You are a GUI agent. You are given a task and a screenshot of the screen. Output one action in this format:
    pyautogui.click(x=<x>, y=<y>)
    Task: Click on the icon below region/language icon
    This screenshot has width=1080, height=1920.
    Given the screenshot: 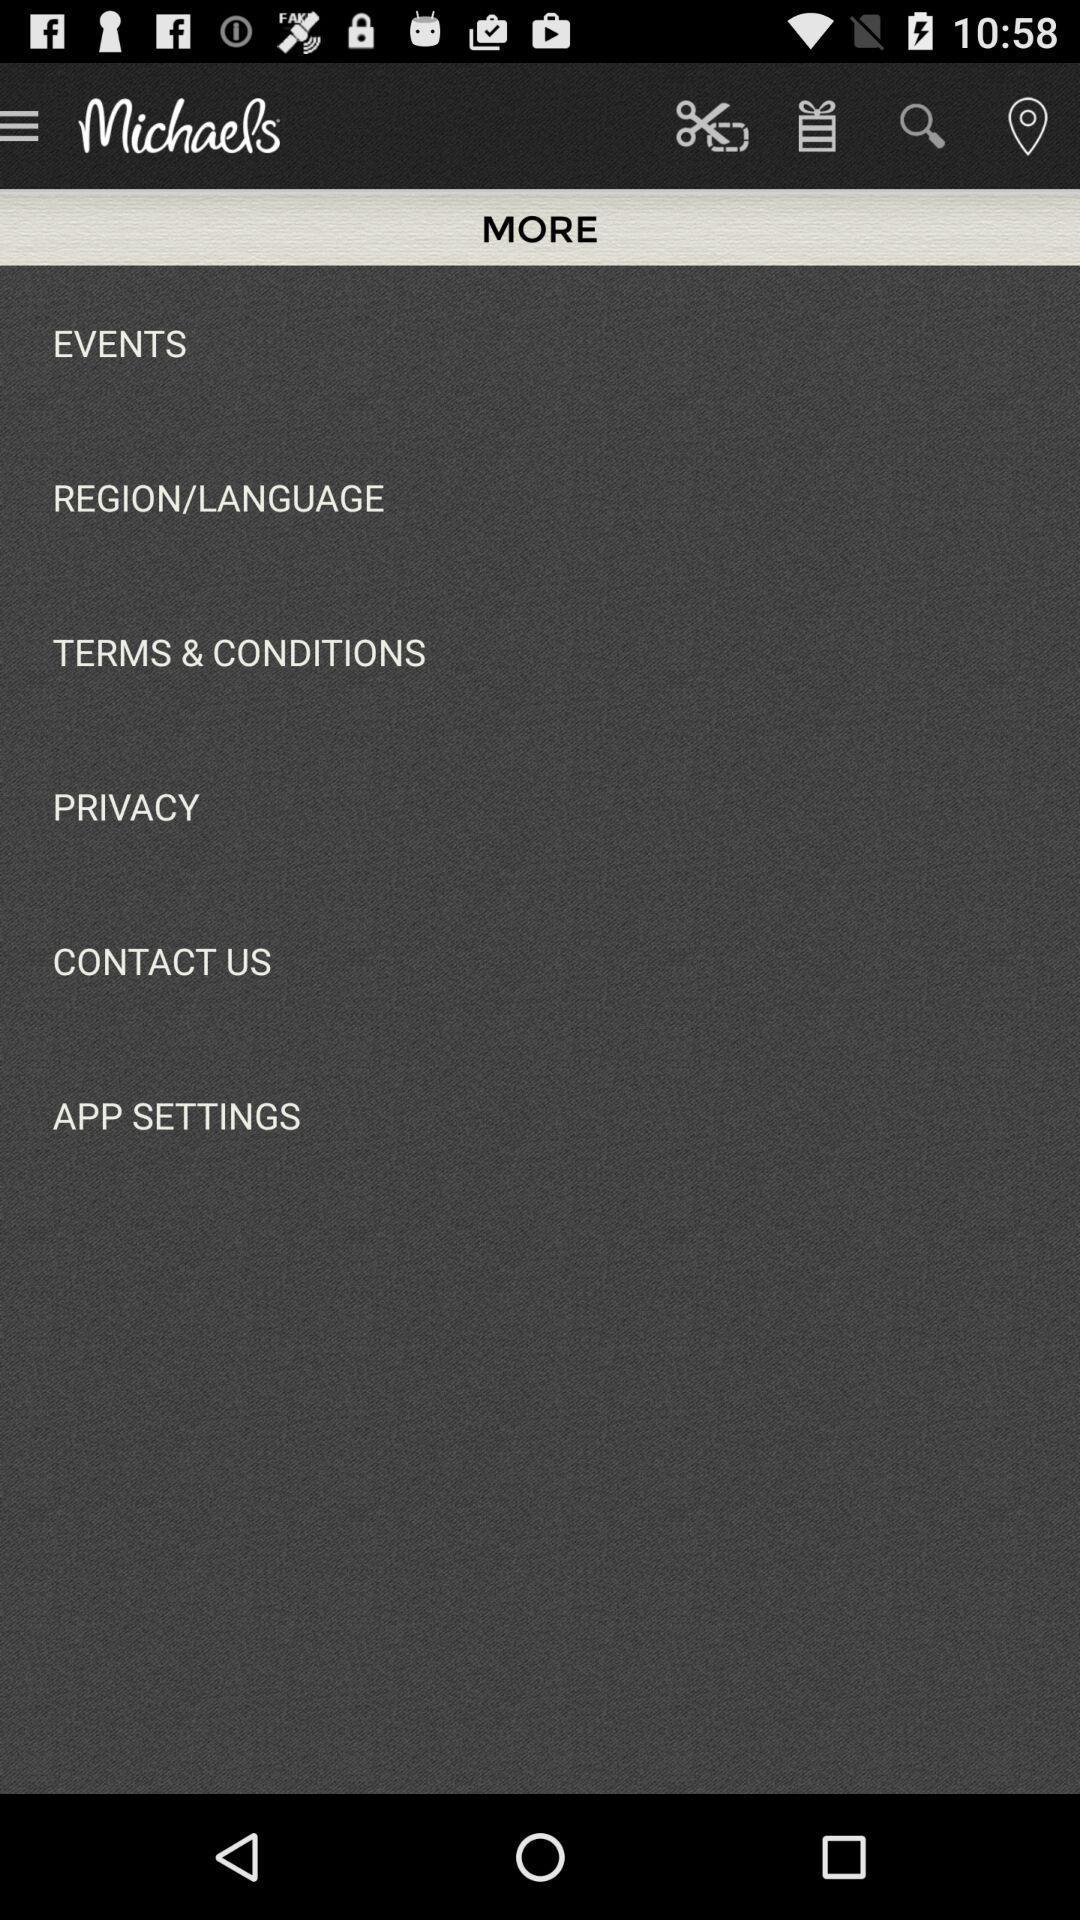 What is the action you would take?
    pyautogui.click(x=238, y=651)
    